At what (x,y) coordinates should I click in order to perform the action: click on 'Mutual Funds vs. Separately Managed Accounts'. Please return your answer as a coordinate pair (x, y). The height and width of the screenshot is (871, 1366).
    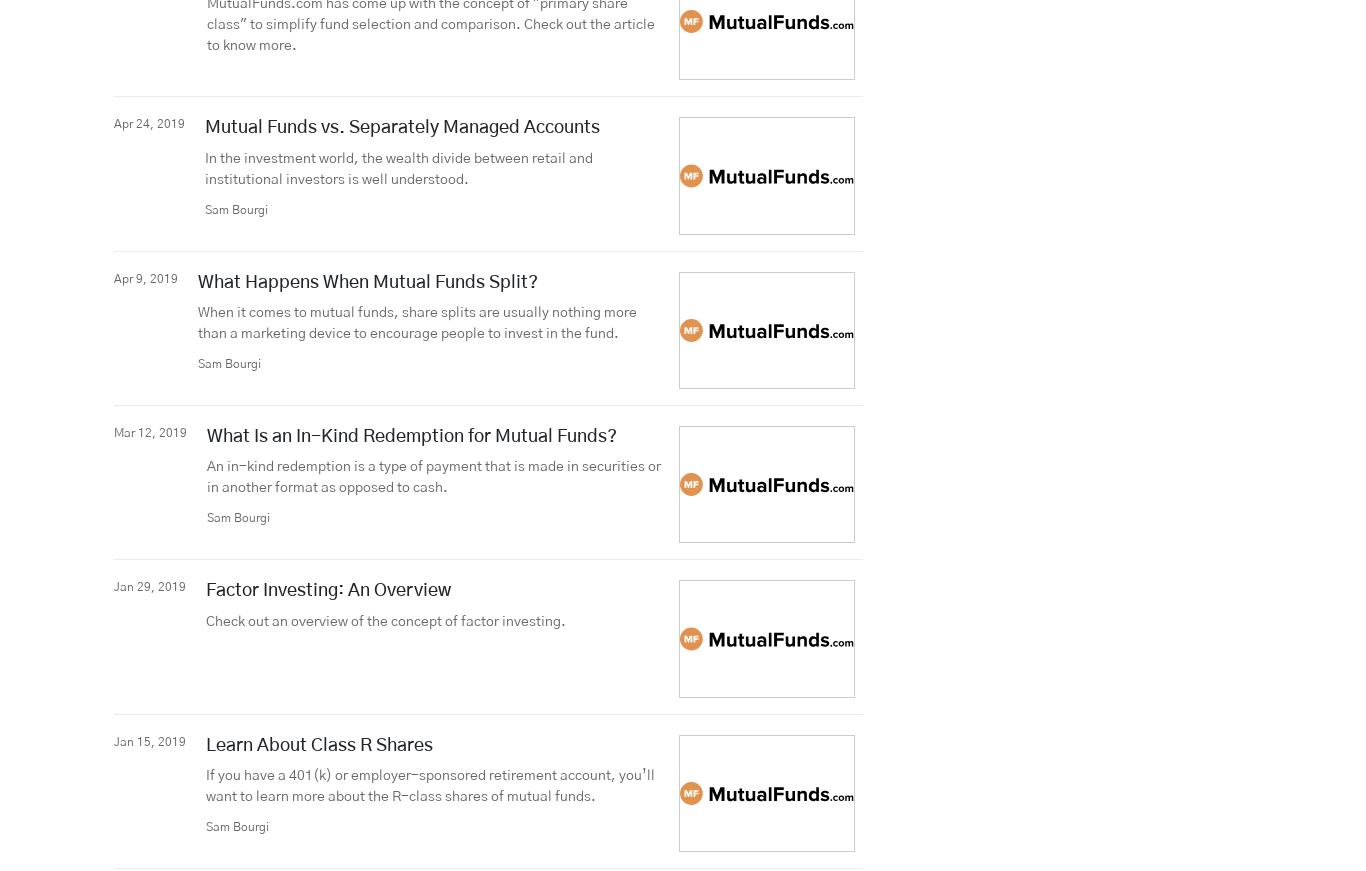
    Looking at the image, I should click on (204, 127).